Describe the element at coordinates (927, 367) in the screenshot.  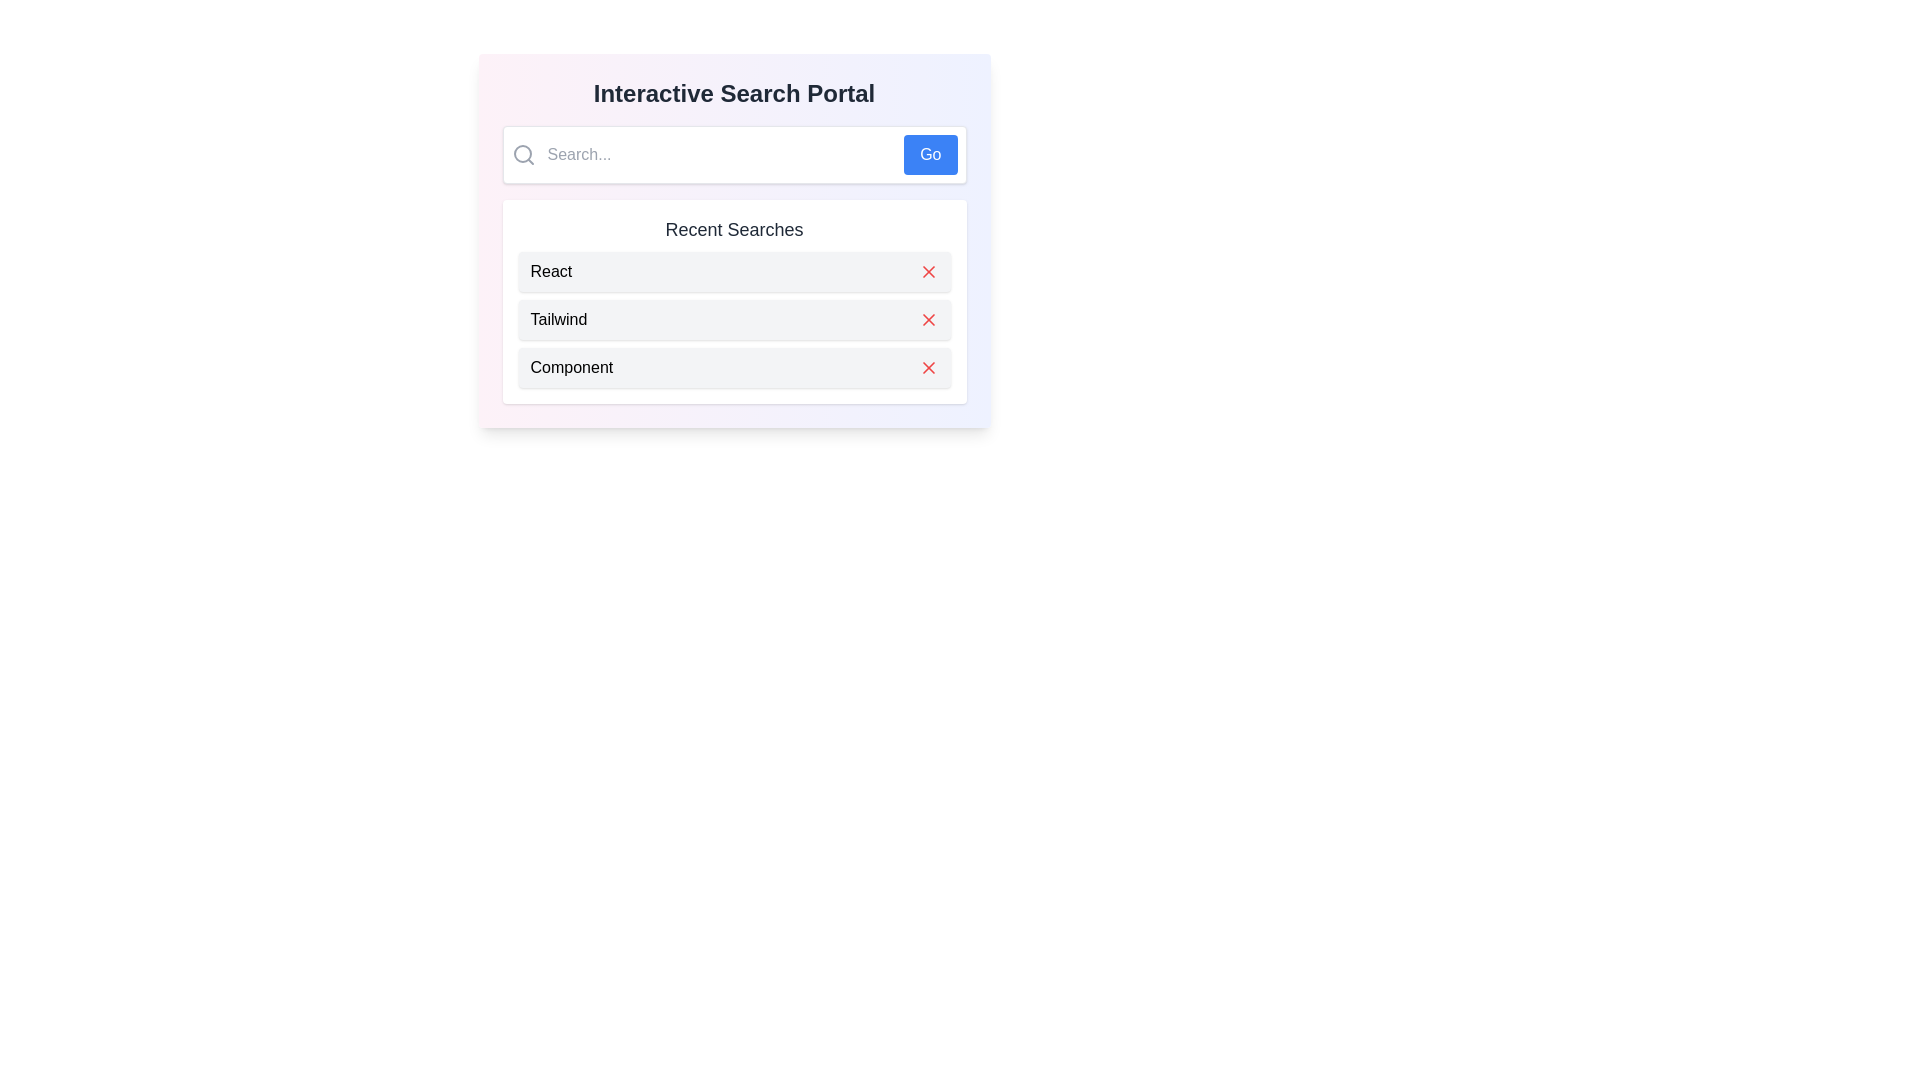
I see `the cross symbol icon located to the far right of the 'Component' entry in the 'Recent Searches' section` at that location.